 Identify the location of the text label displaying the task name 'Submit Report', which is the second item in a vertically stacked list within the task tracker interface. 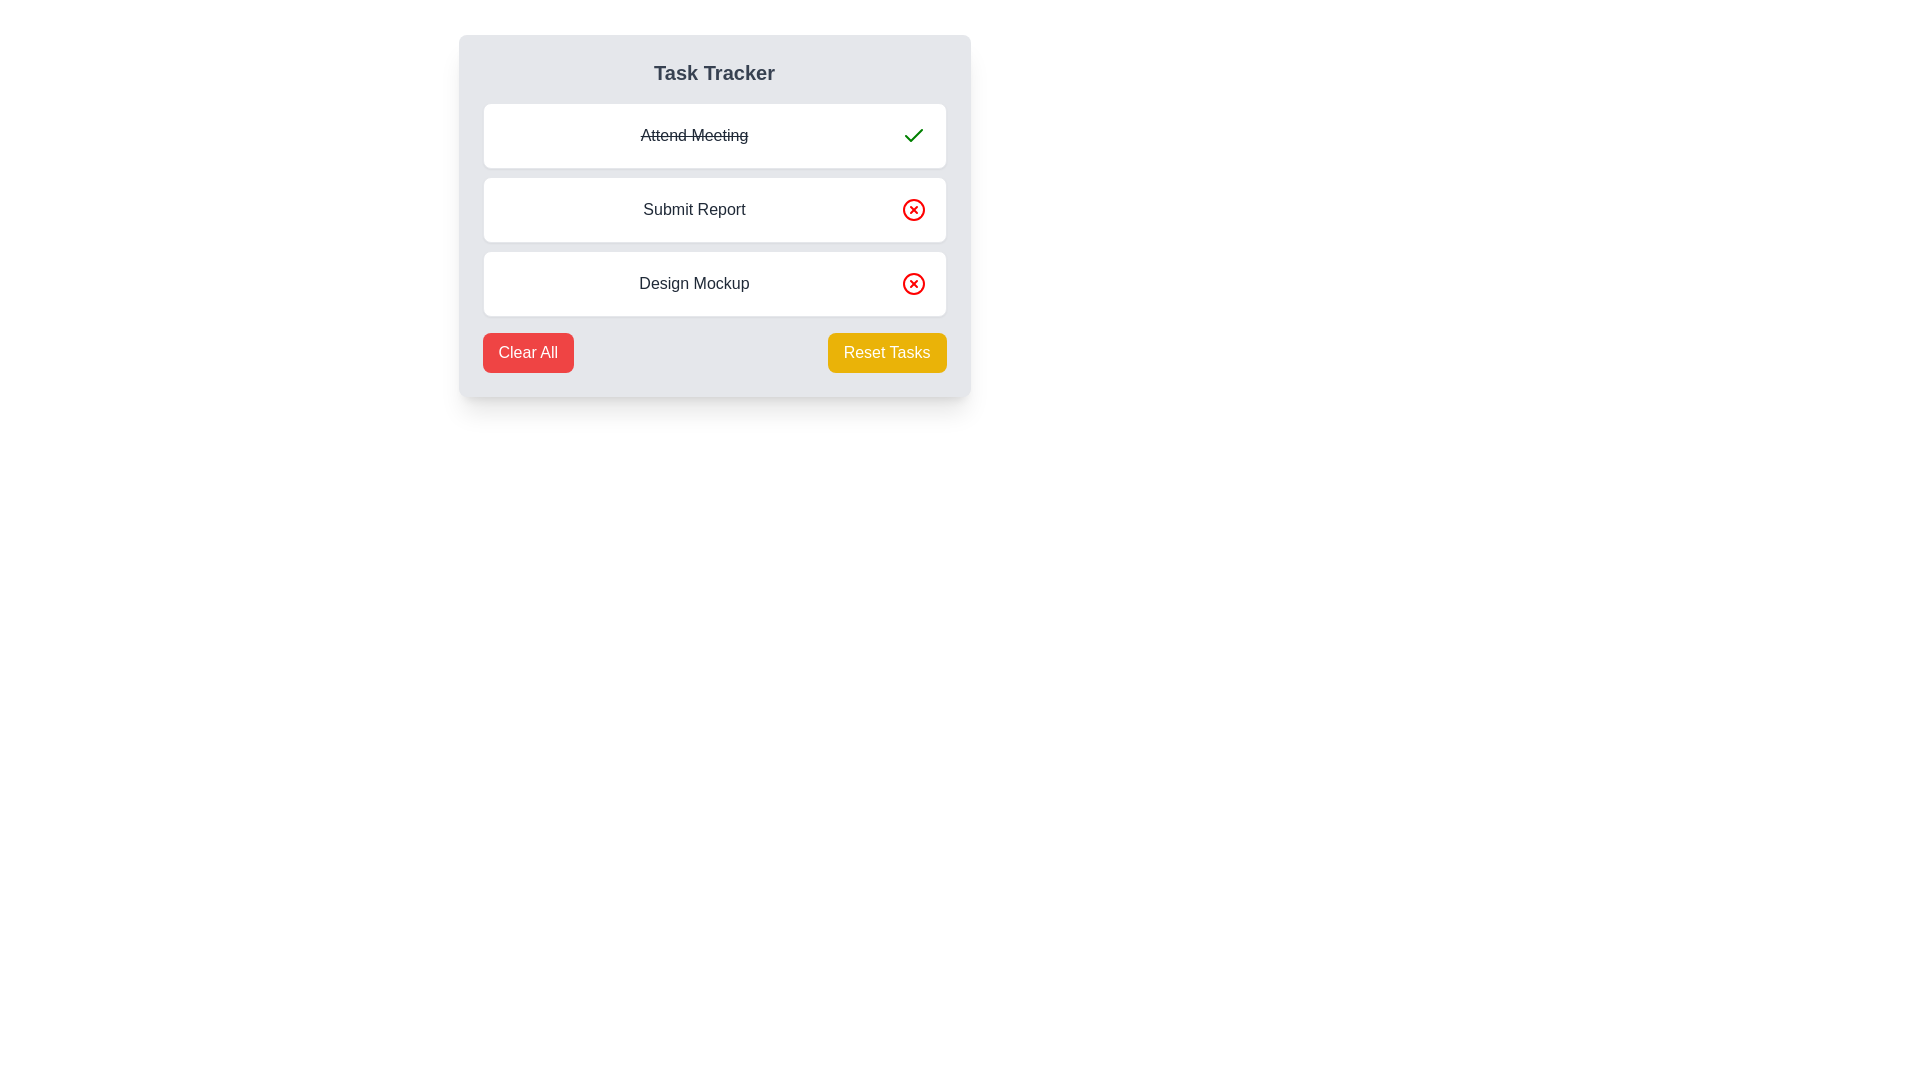
(694, 209).